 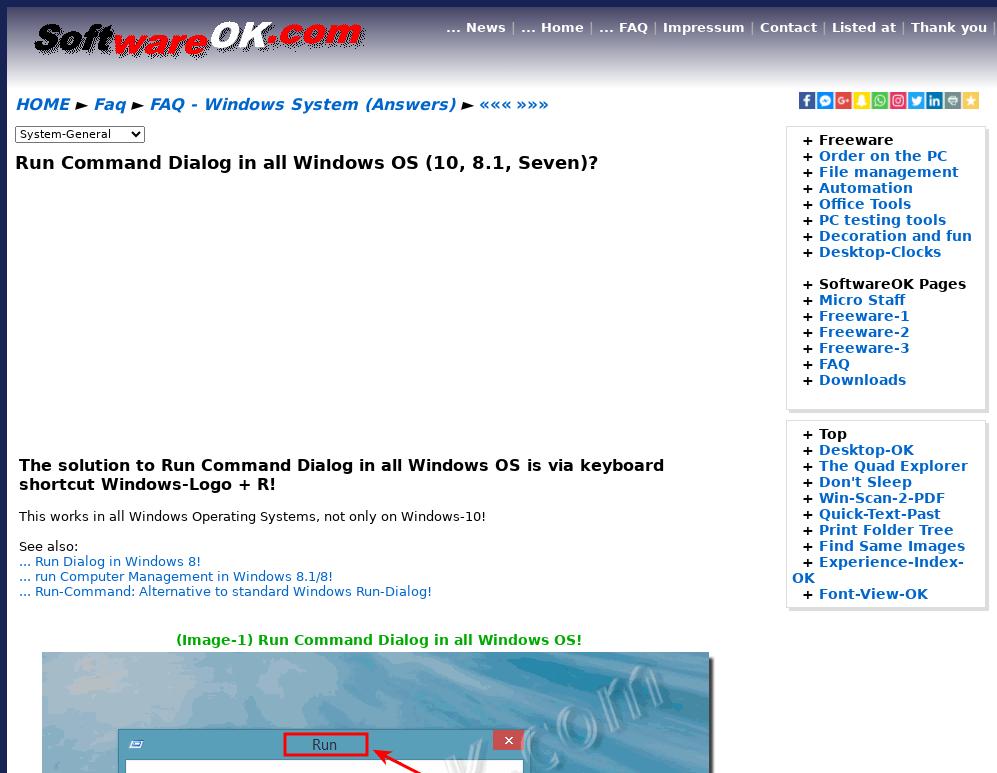 I want to click on 'Listed at', so click(x=863, y=27).